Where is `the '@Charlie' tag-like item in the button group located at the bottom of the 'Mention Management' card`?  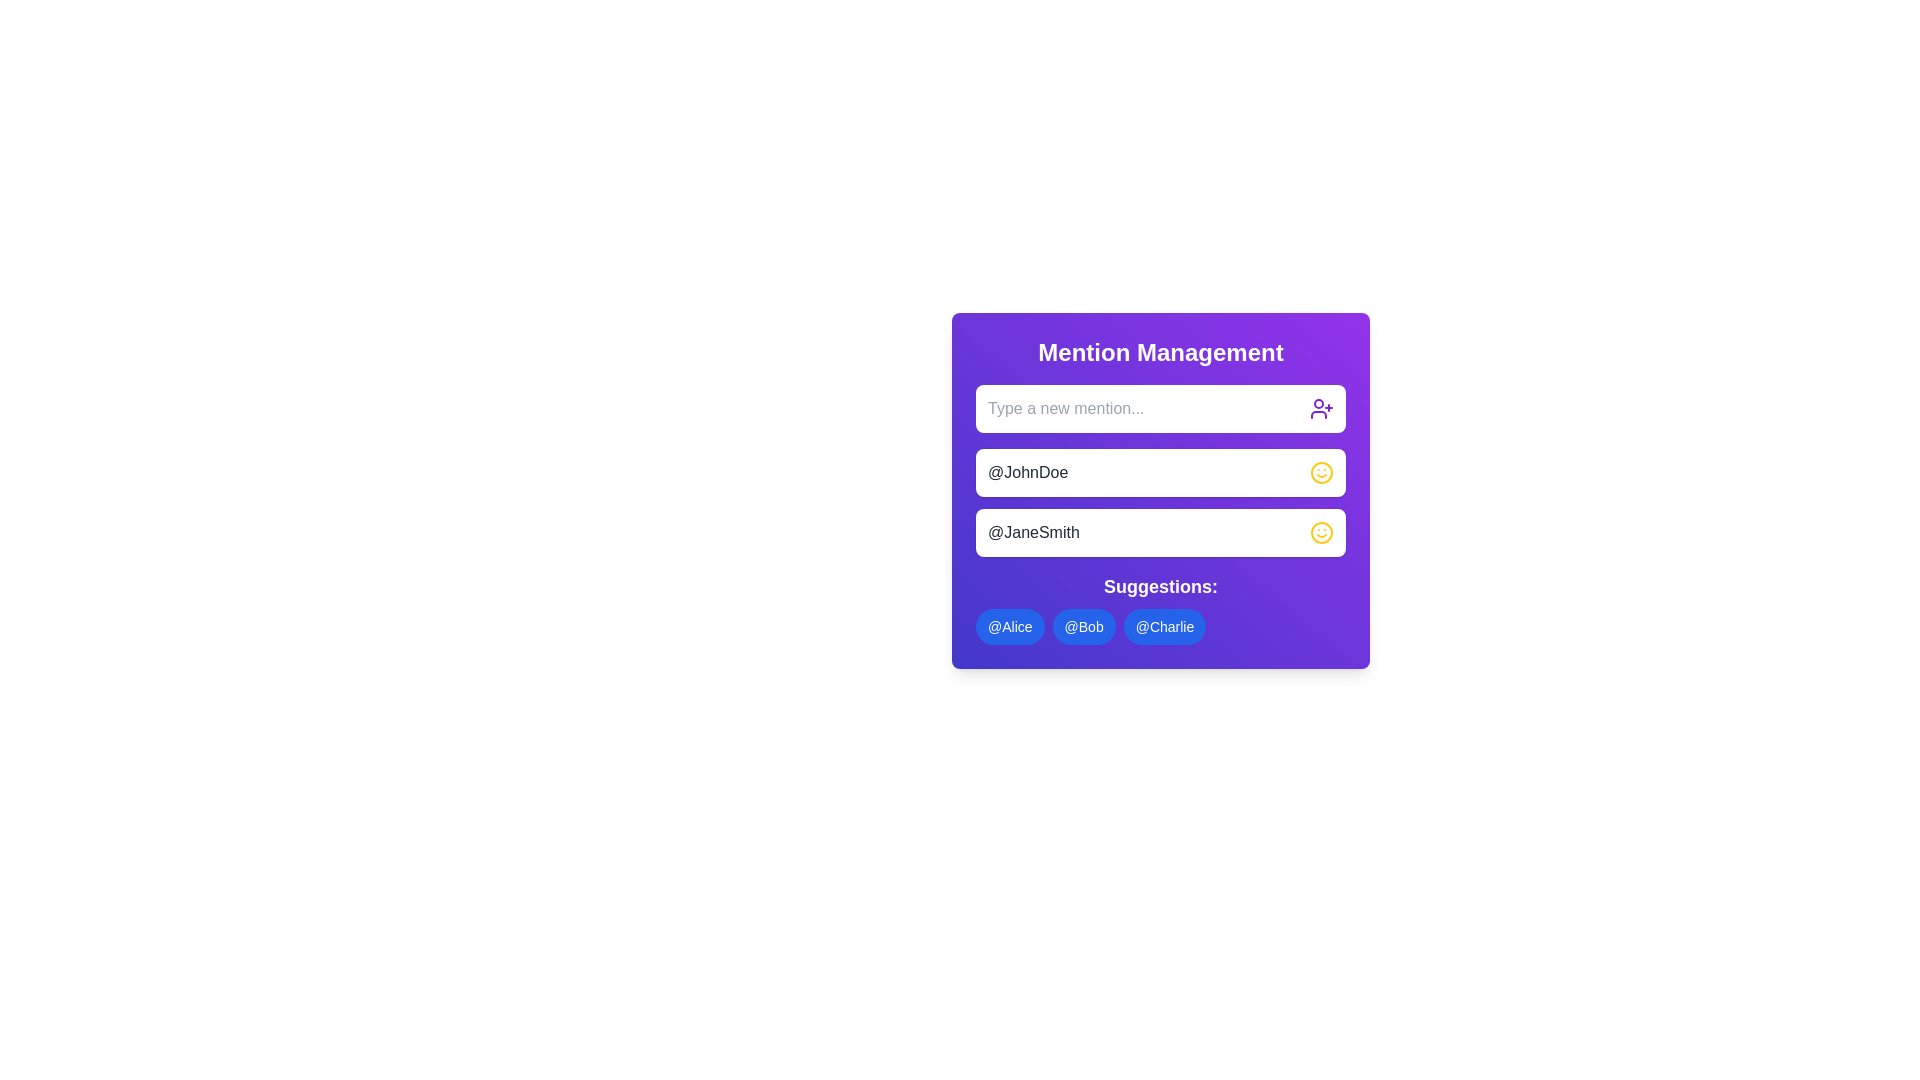
the '@Charlie' tag-like item in the button group located at the bottom of the 'Mention Management' card is located at coordinates (1161, 608).